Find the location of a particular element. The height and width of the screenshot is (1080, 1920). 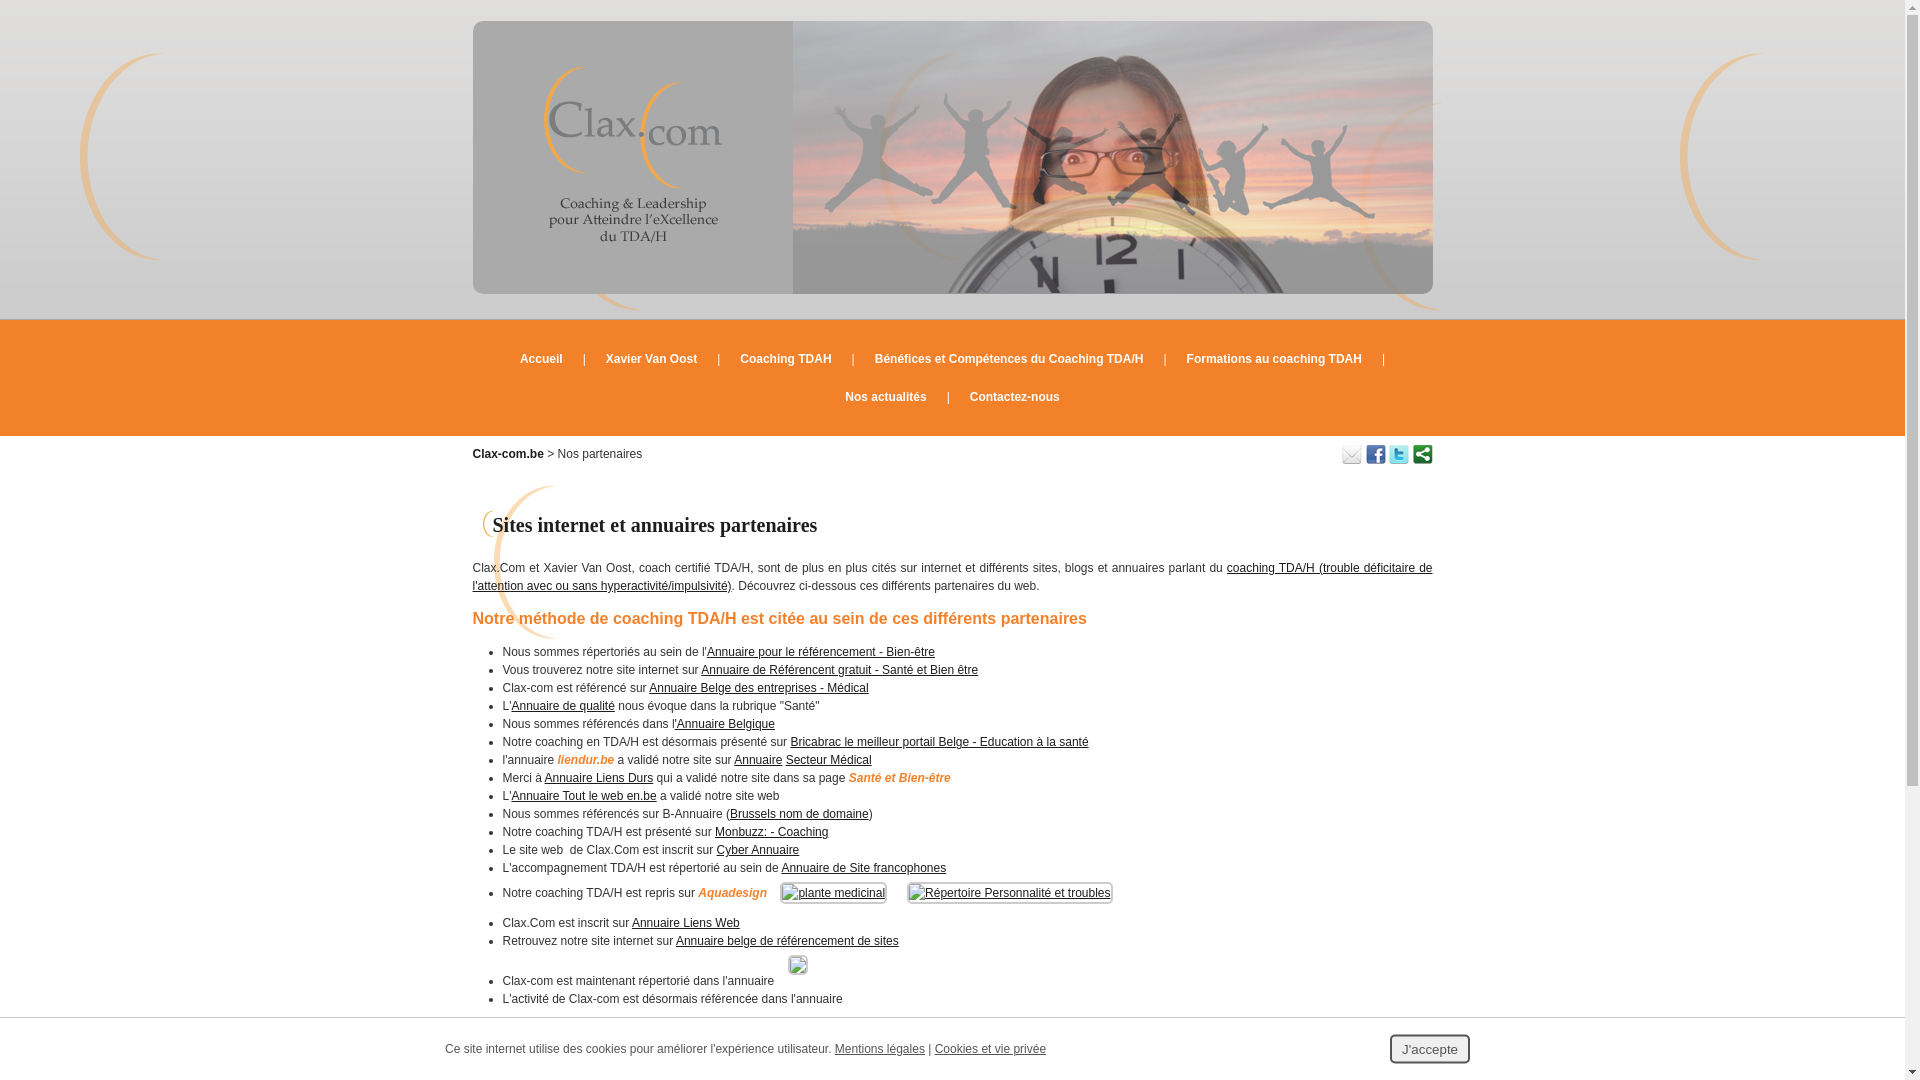

'Annuaire de Site francophones' is located at coordinates (780, 866).